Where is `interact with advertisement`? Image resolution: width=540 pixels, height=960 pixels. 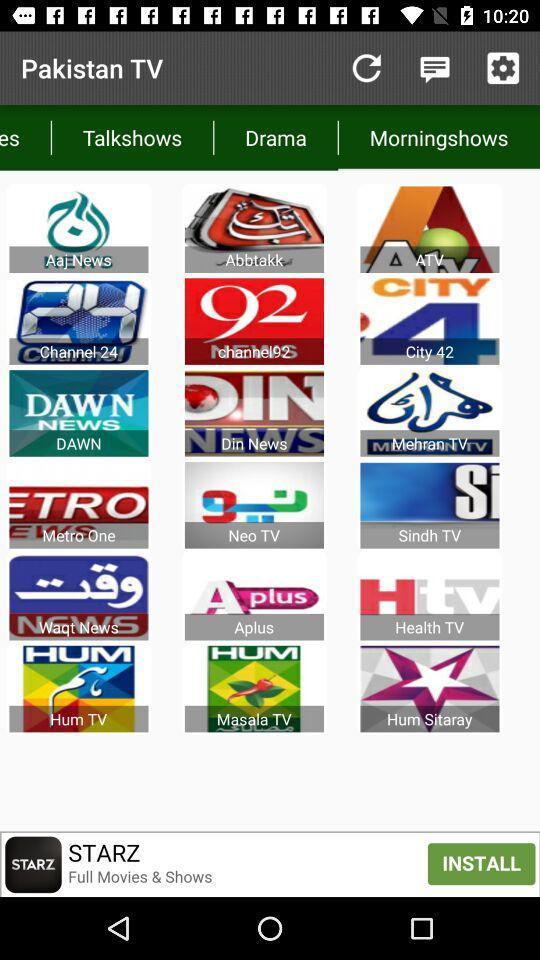
interact with advertisement is located at coordinates (270, 863).